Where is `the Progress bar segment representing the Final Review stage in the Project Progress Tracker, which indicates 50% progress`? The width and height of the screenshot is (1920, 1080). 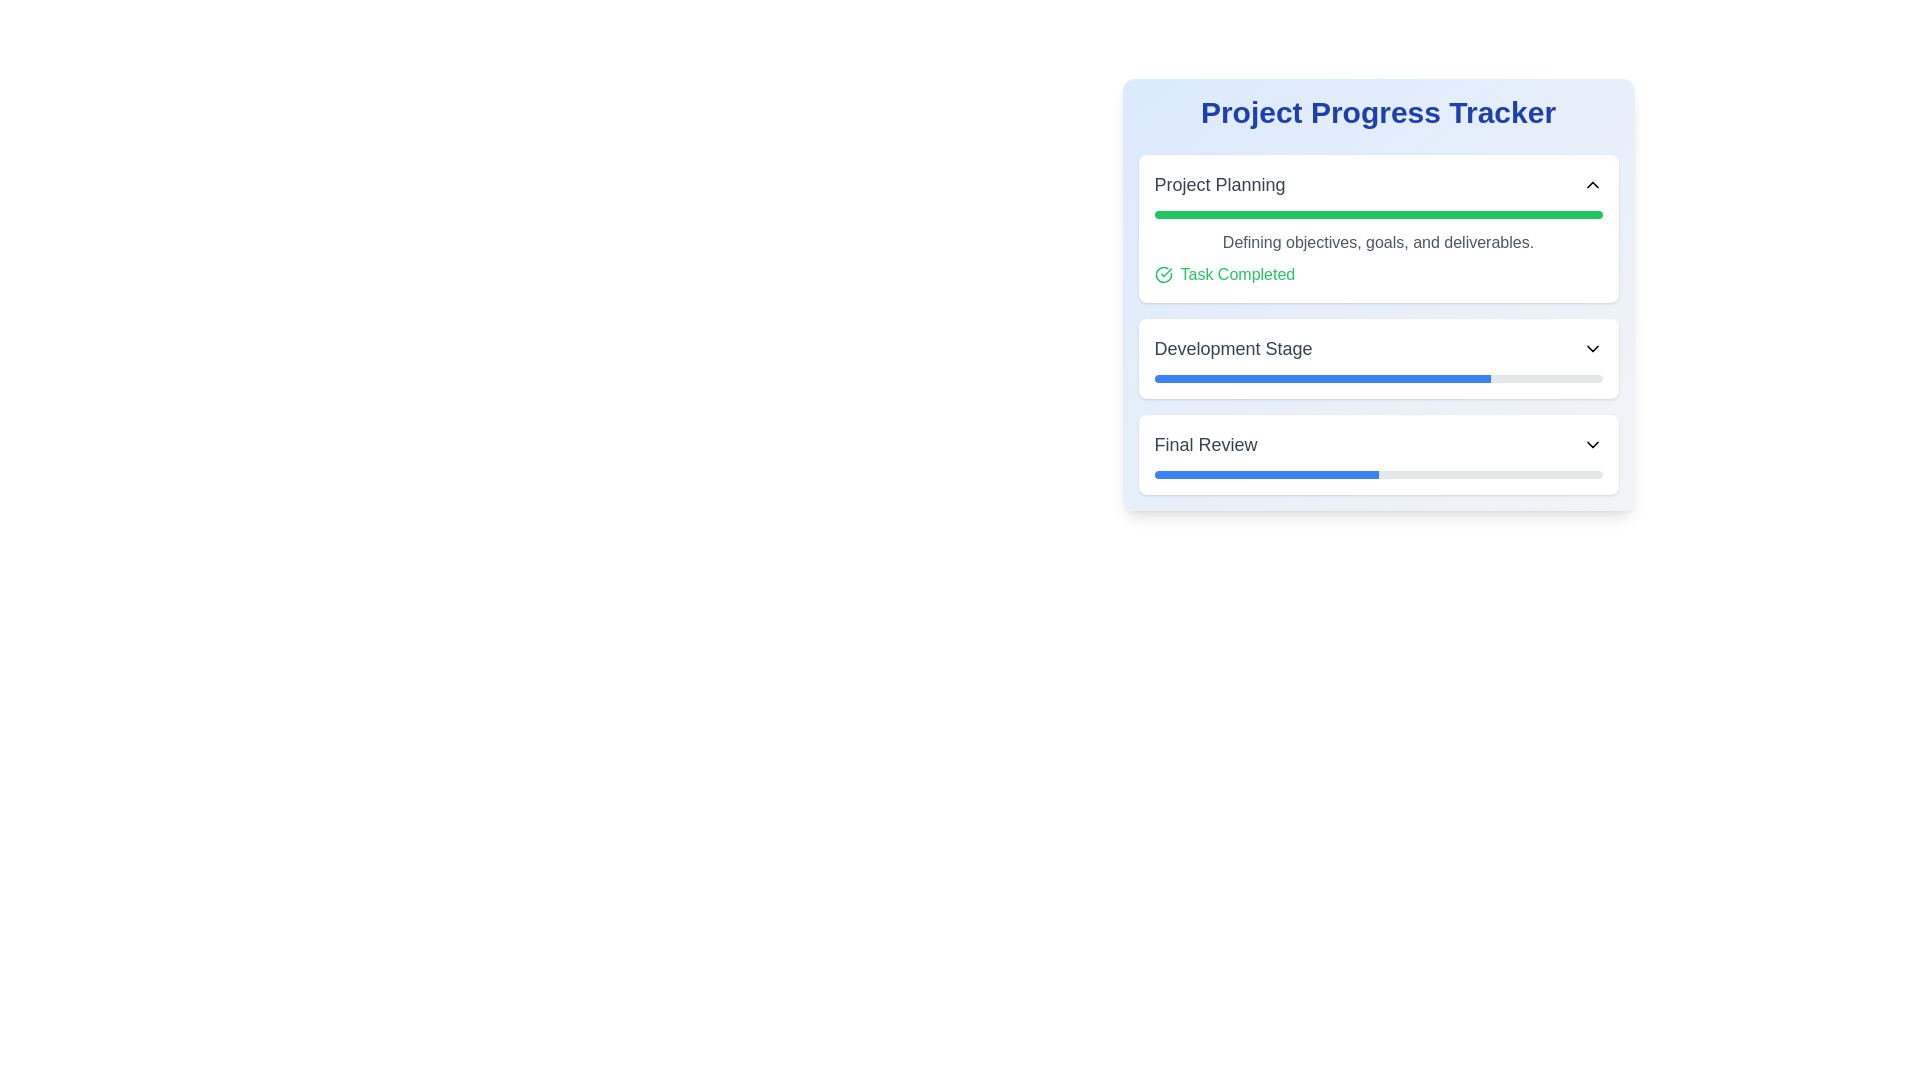 the Progress bar segment representing the Final Review stage in the Project Progress Tracker, which indicates 50% progress is located at coordinates (1265, 474).